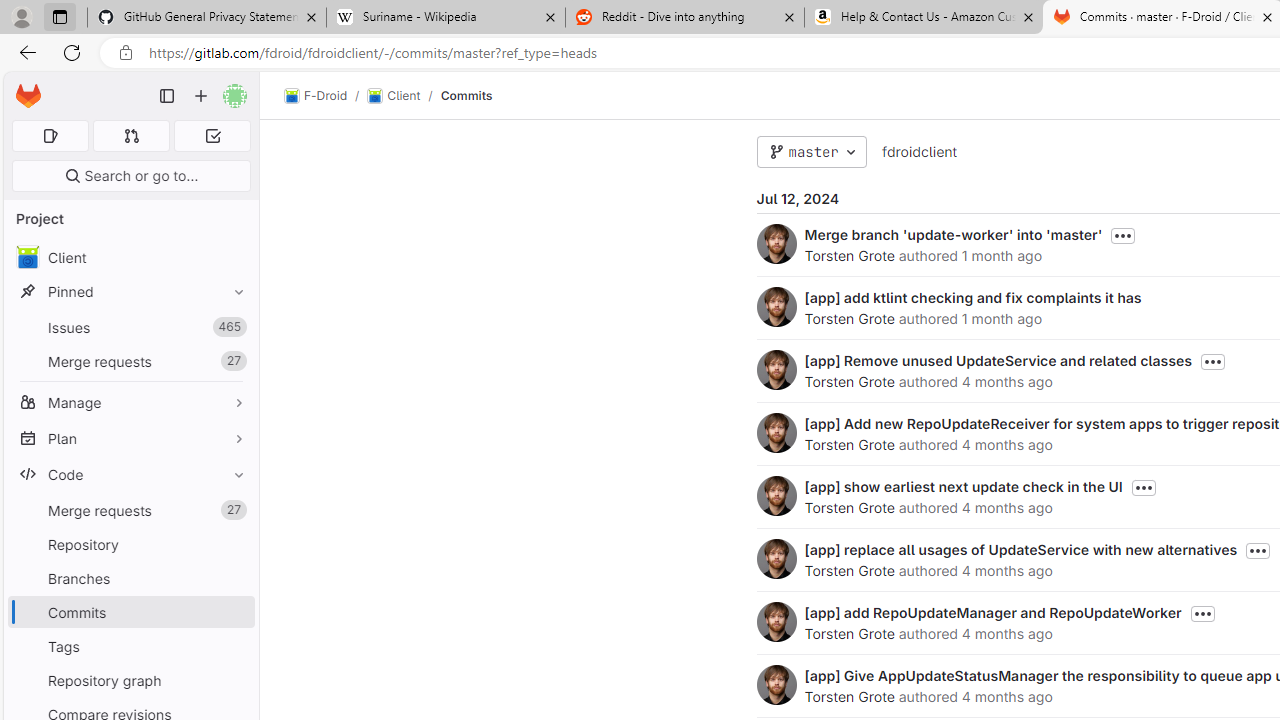 This screenshot has height=720, width=1280. What do you see at coordinates (130, 679) in the screenshot?
I see `'Repository graph'` at bounding box center [130, 679].